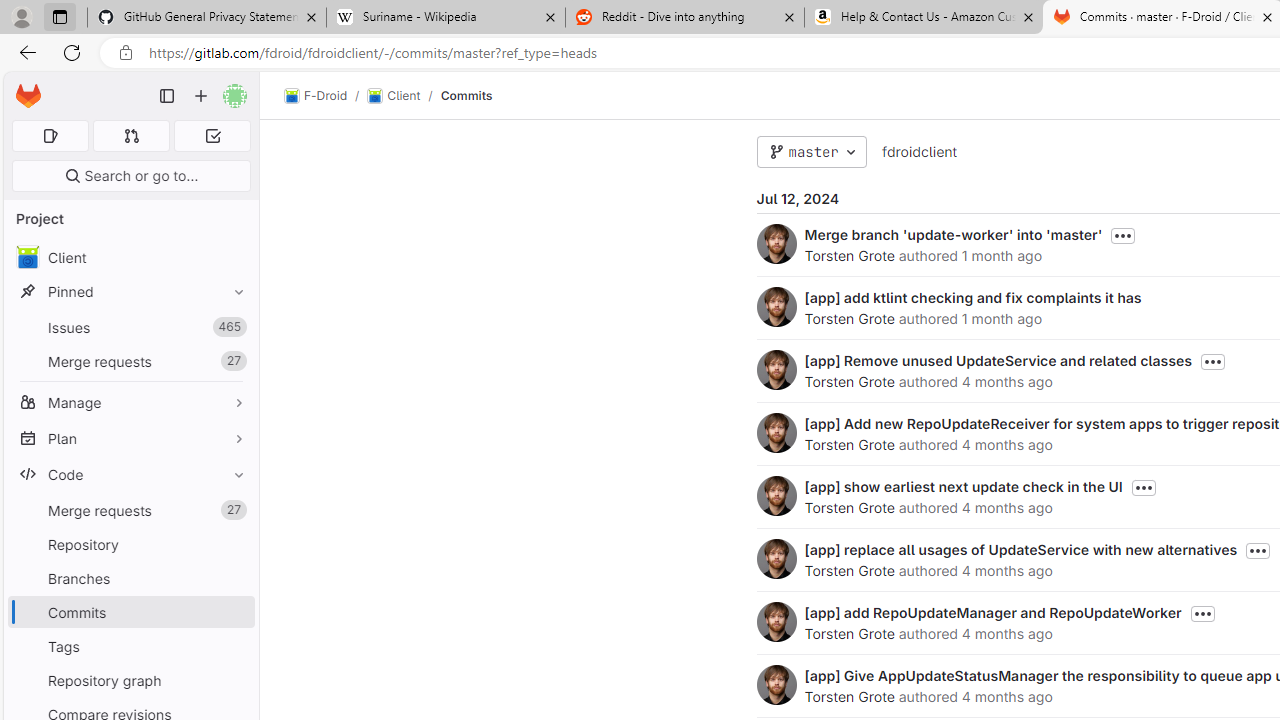 This screenshot has height=720, width=1280. What do you see at coordinates (130, 679) in the screenshot?
I see `'Repository graph'` at bounding box center [130, 679].